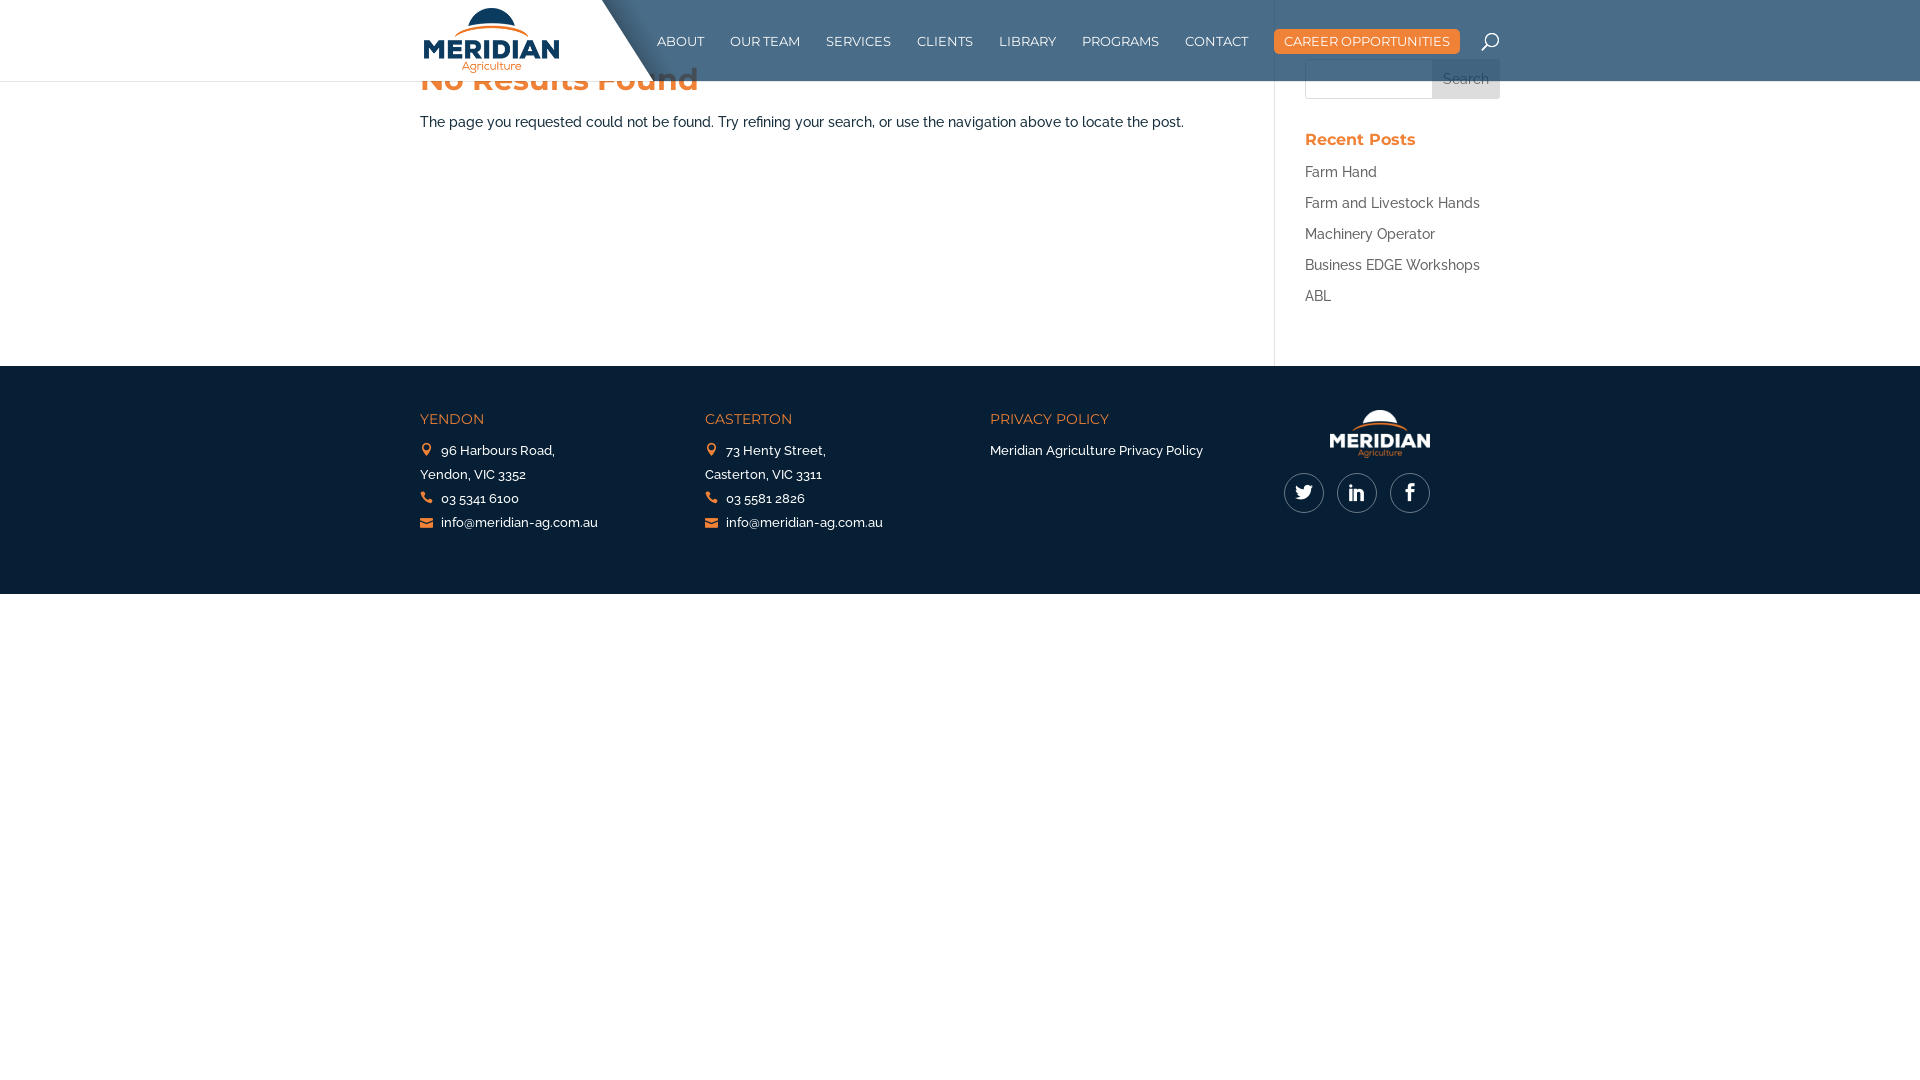 The image size is (1920, 1080). Describe the element at coordinates (998, 56) in the screenshot. I see `'LIBRARY'` at that location.